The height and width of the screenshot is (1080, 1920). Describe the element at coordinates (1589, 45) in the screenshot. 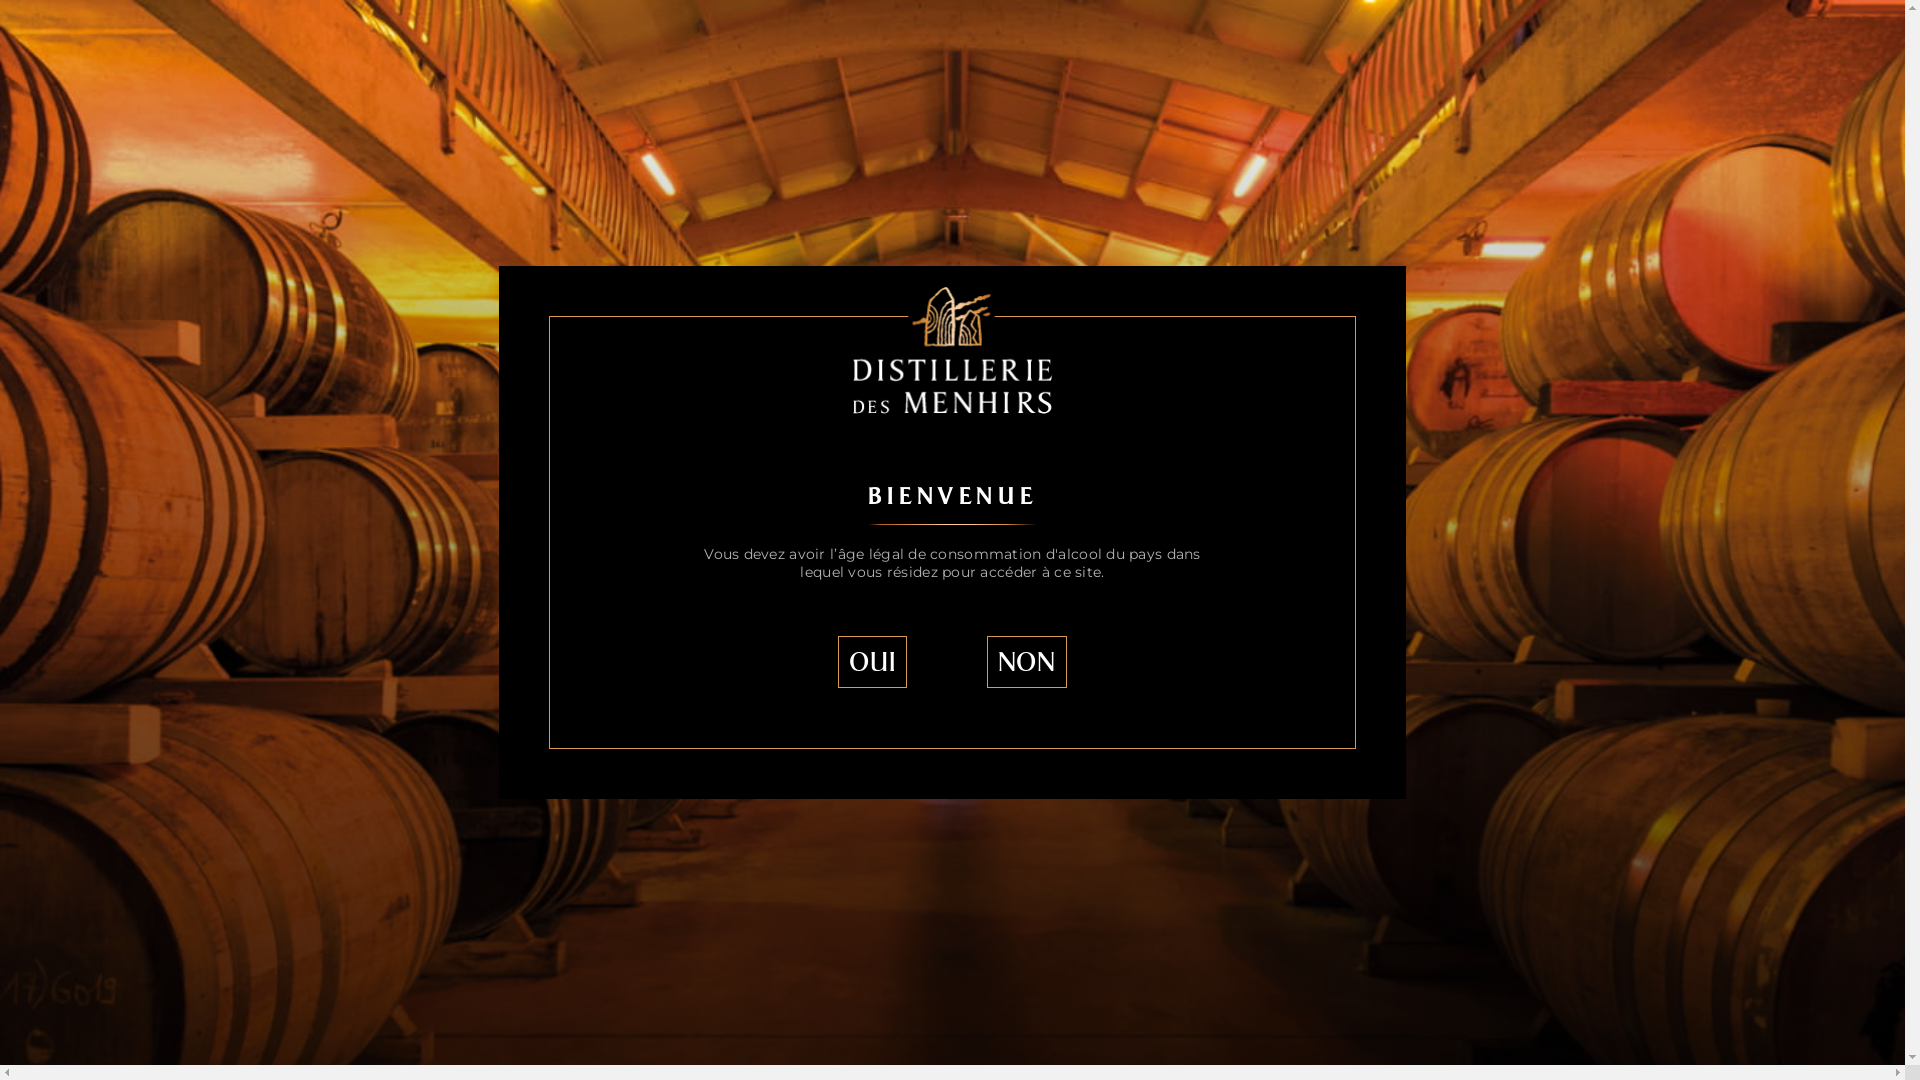

I see `'PANIER` at that location.